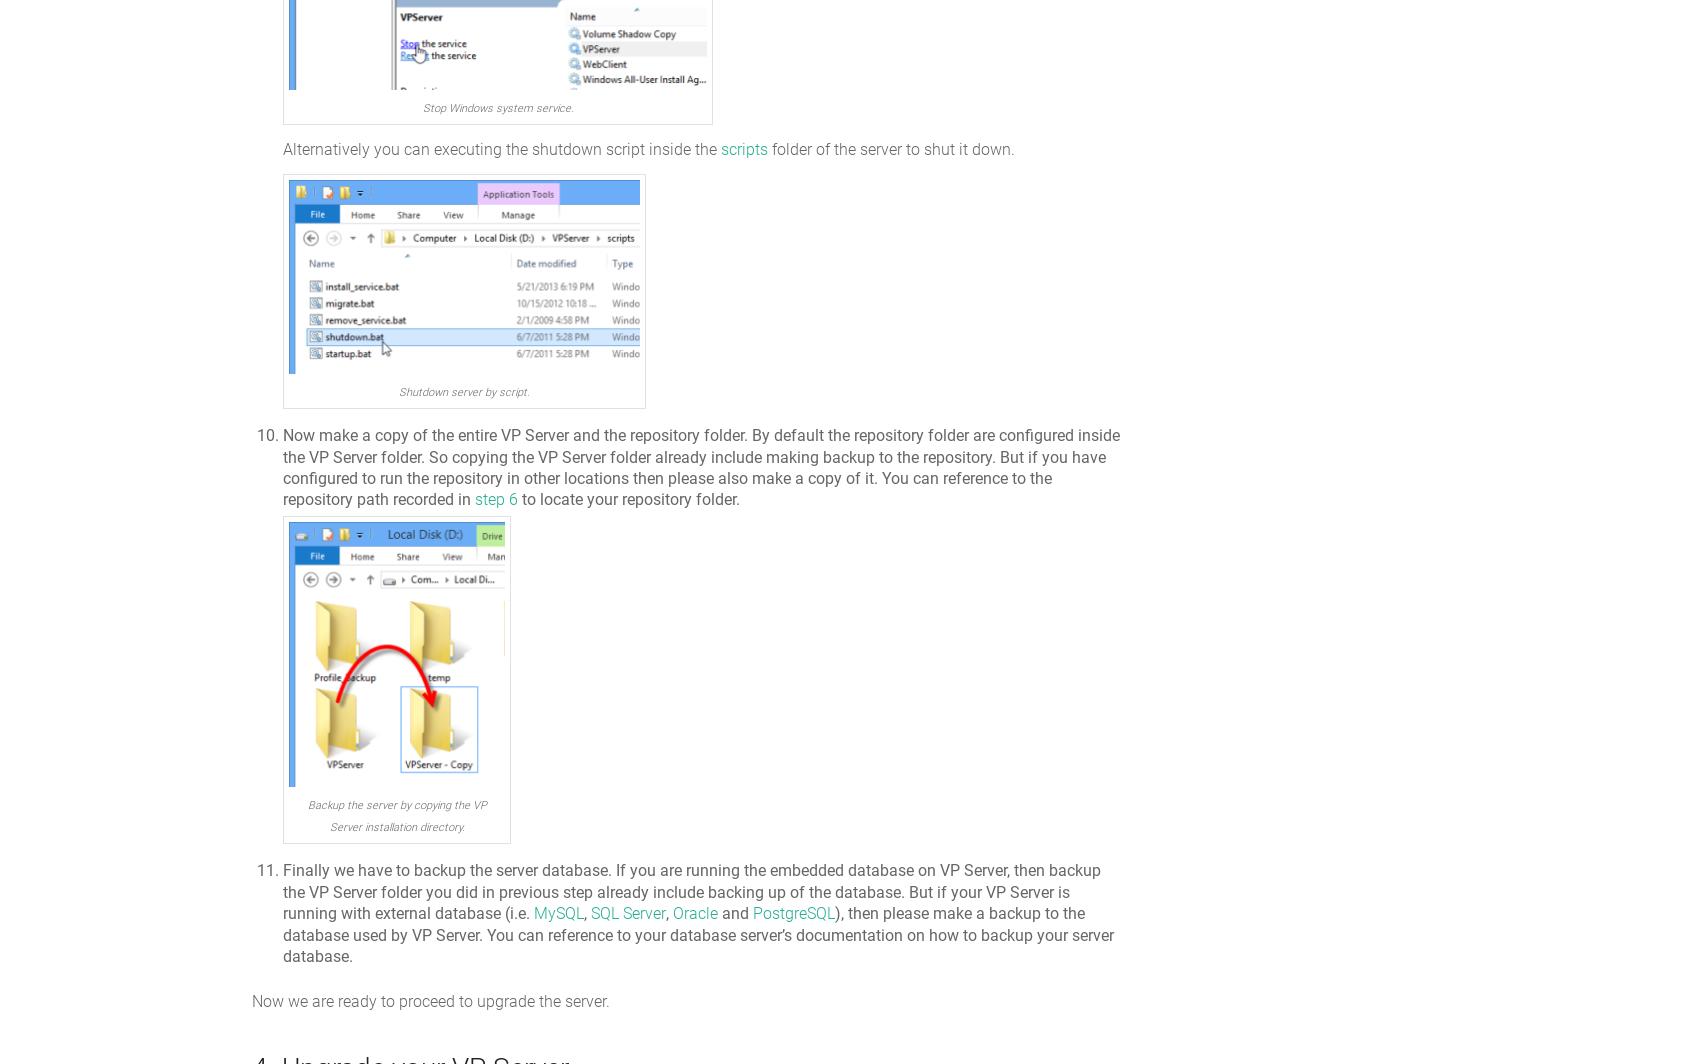  What do you see at coordinates (627, 913) in the screenshot?
I see `'SQL Server'` at bounding box center [627, 913].